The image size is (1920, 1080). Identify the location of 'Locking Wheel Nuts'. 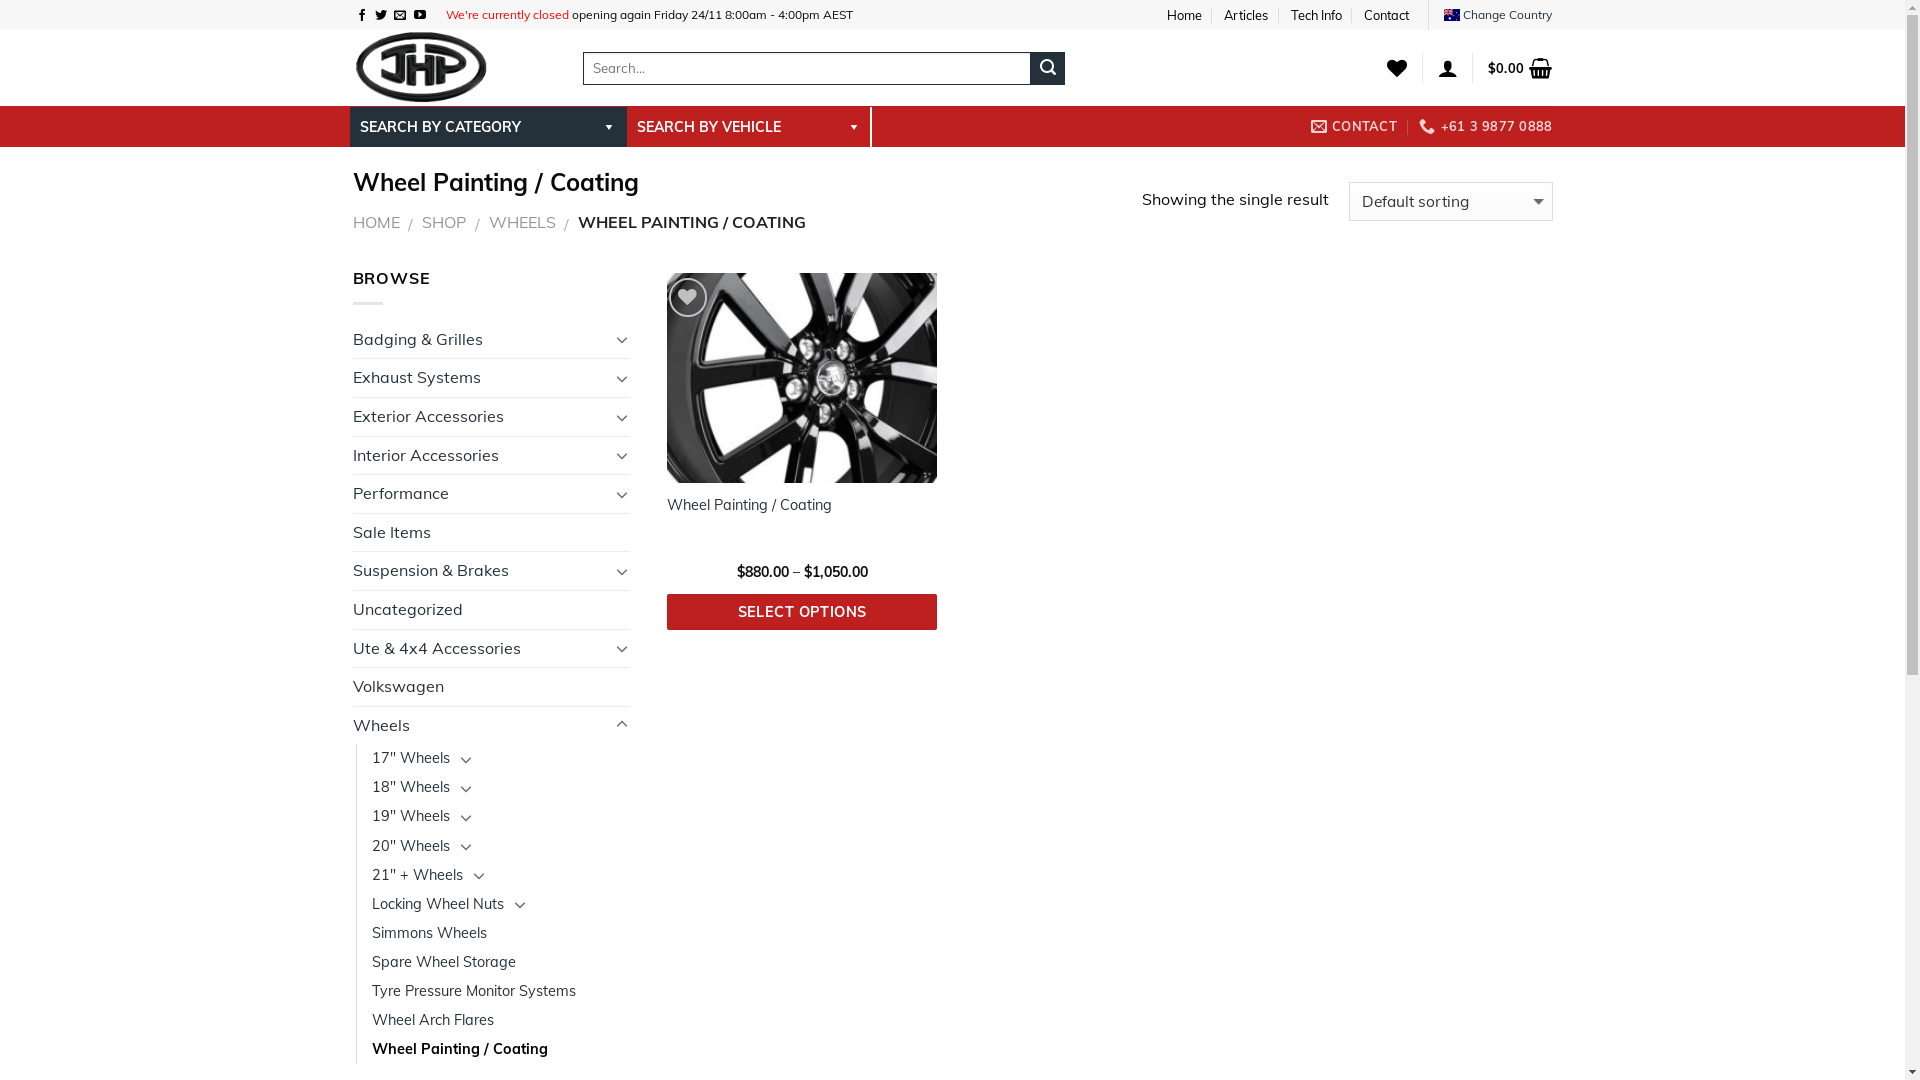
(436, 904).